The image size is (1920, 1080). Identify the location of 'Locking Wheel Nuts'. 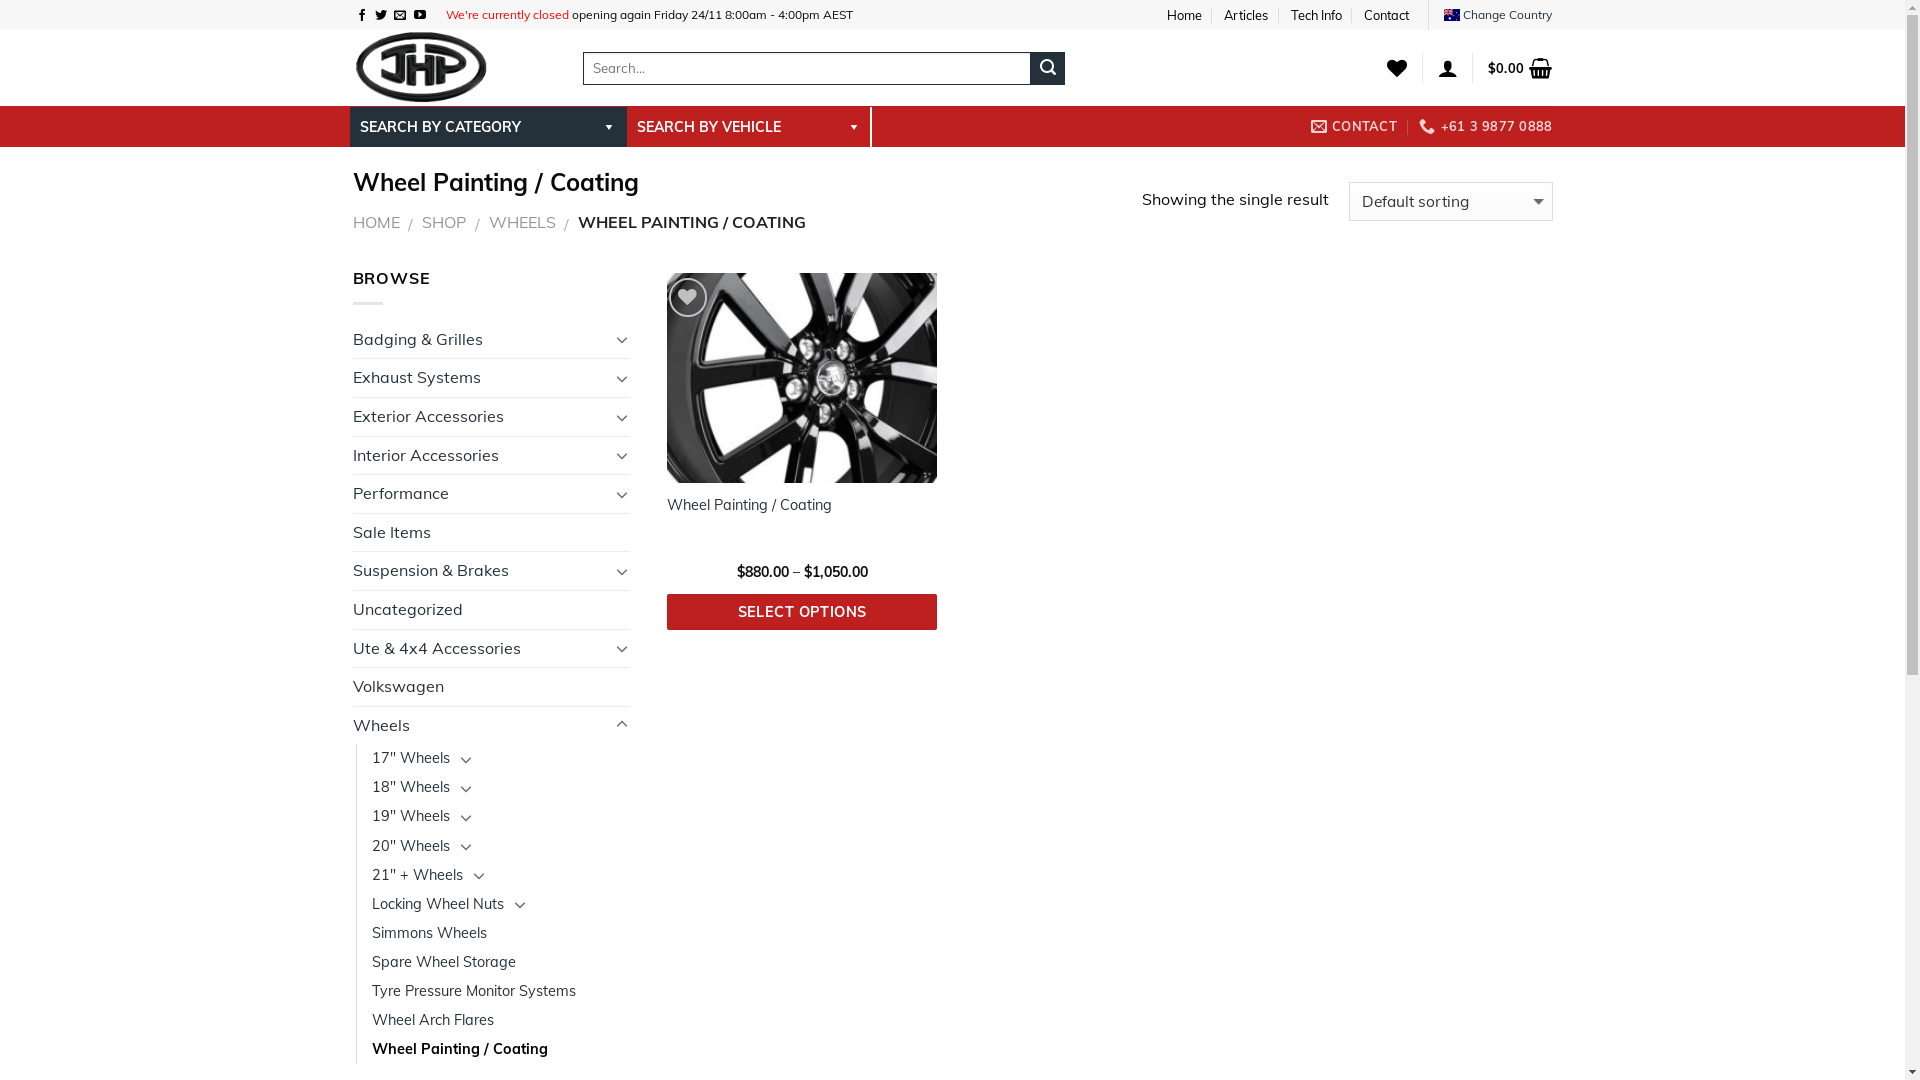
(436, 904).